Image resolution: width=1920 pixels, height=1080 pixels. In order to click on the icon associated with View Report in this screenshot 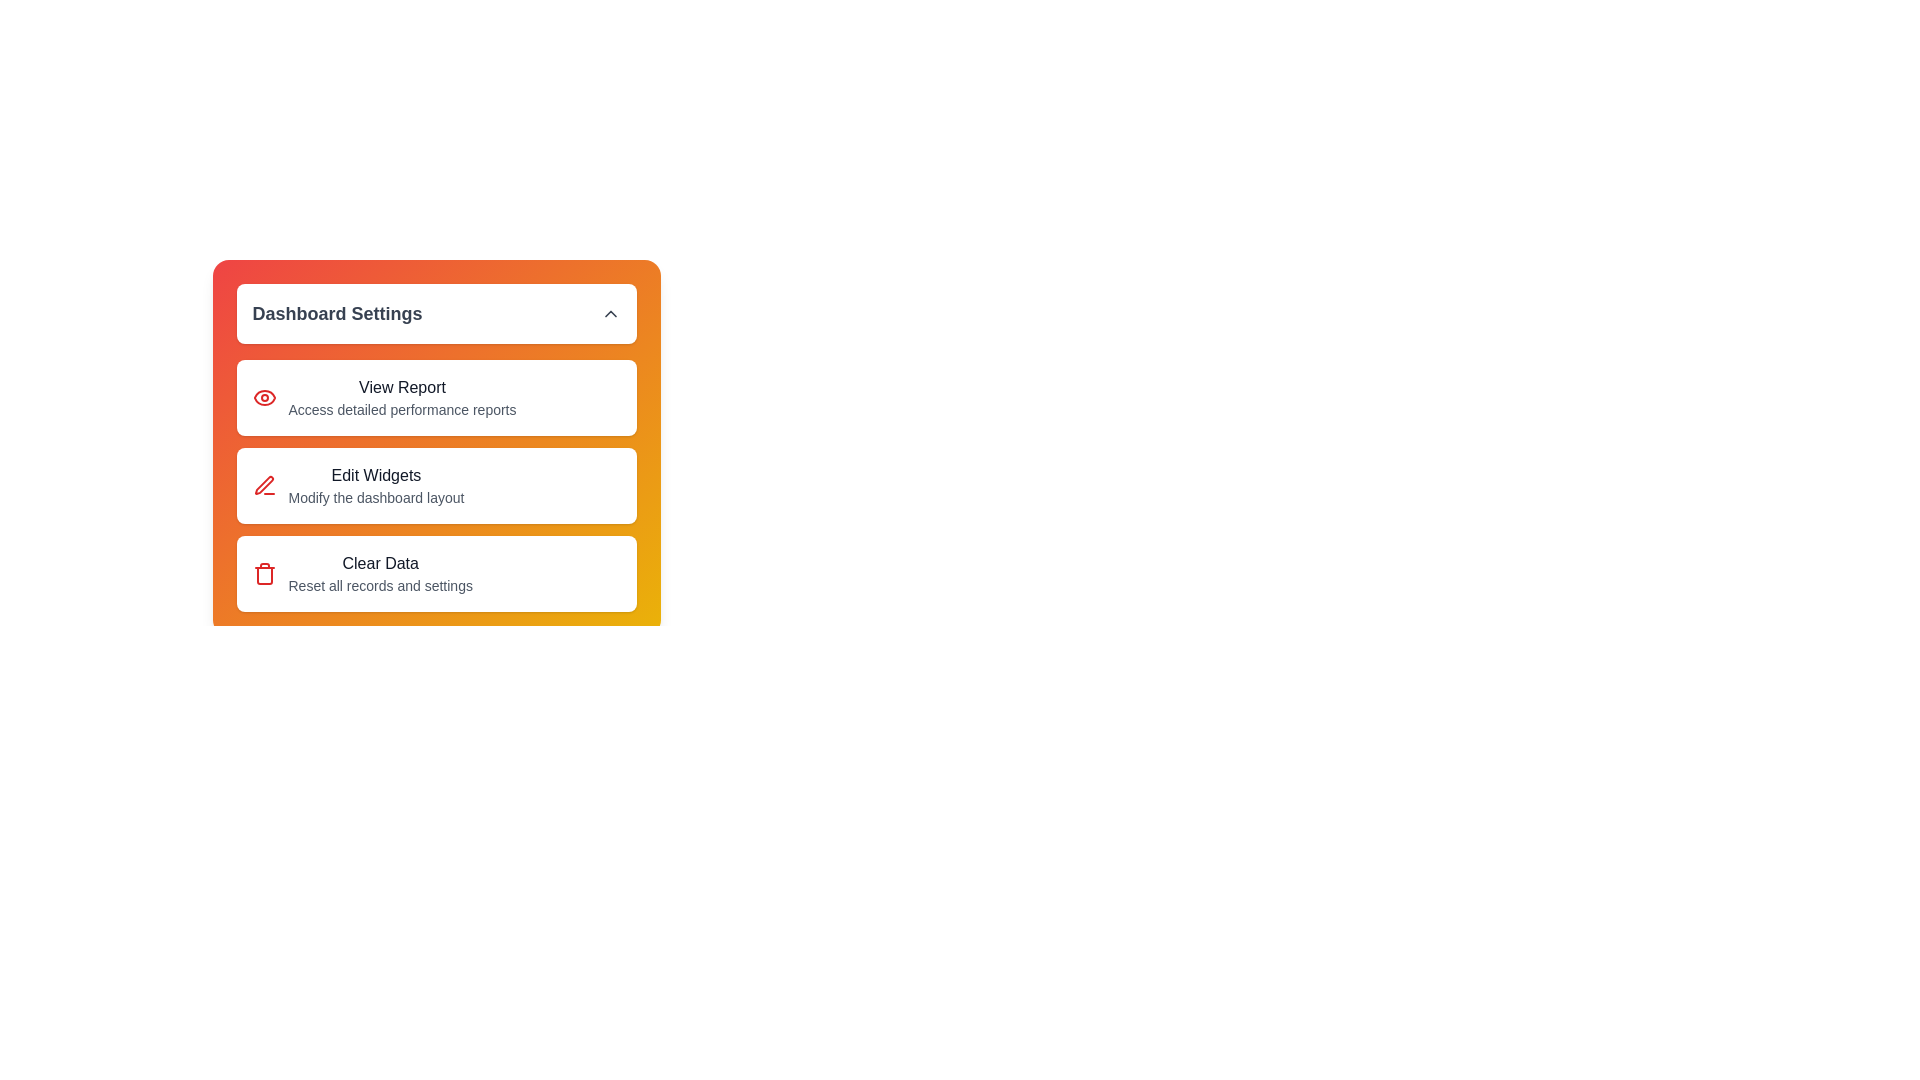, I will do `click(263, 397)`.